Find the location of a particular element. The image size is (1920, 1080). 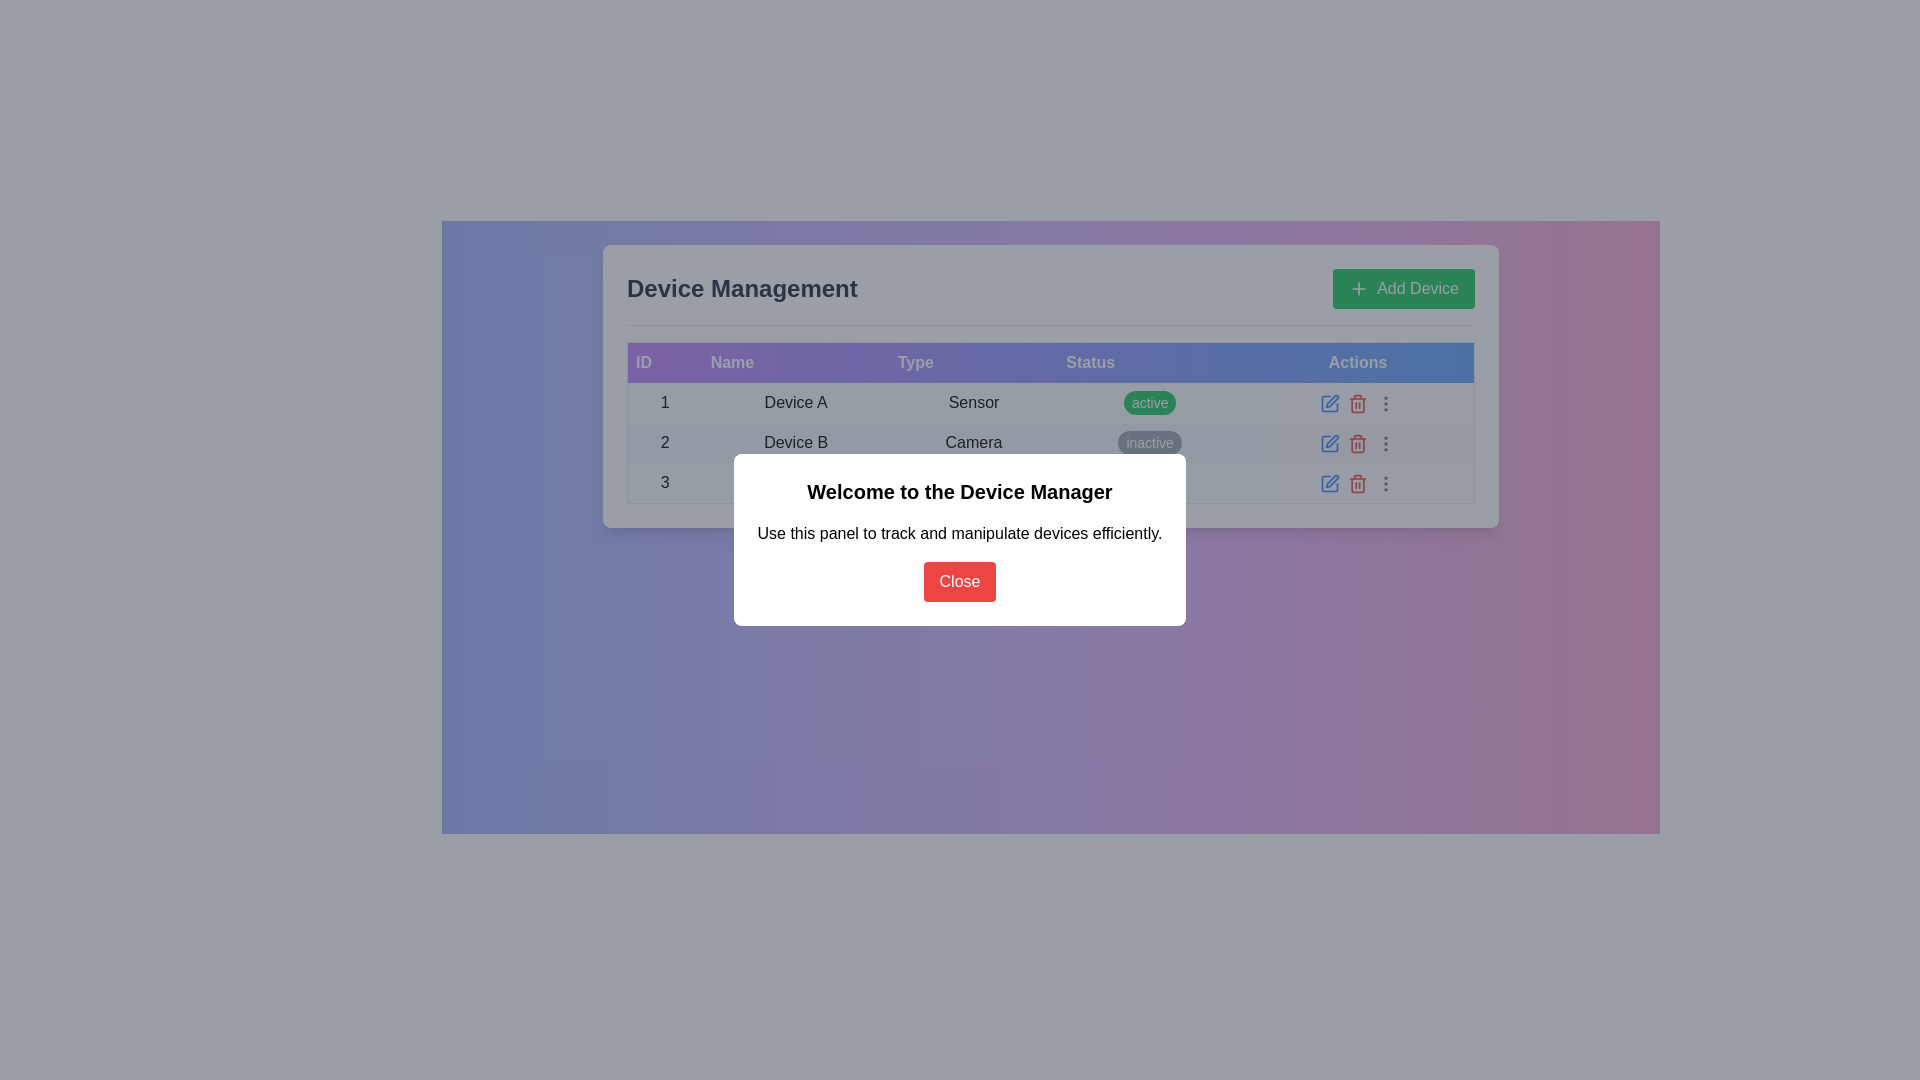

the edit button located in the 'Actions' column of the first row in the table to trigger a tooltip is located at coordinates (1329, 402).